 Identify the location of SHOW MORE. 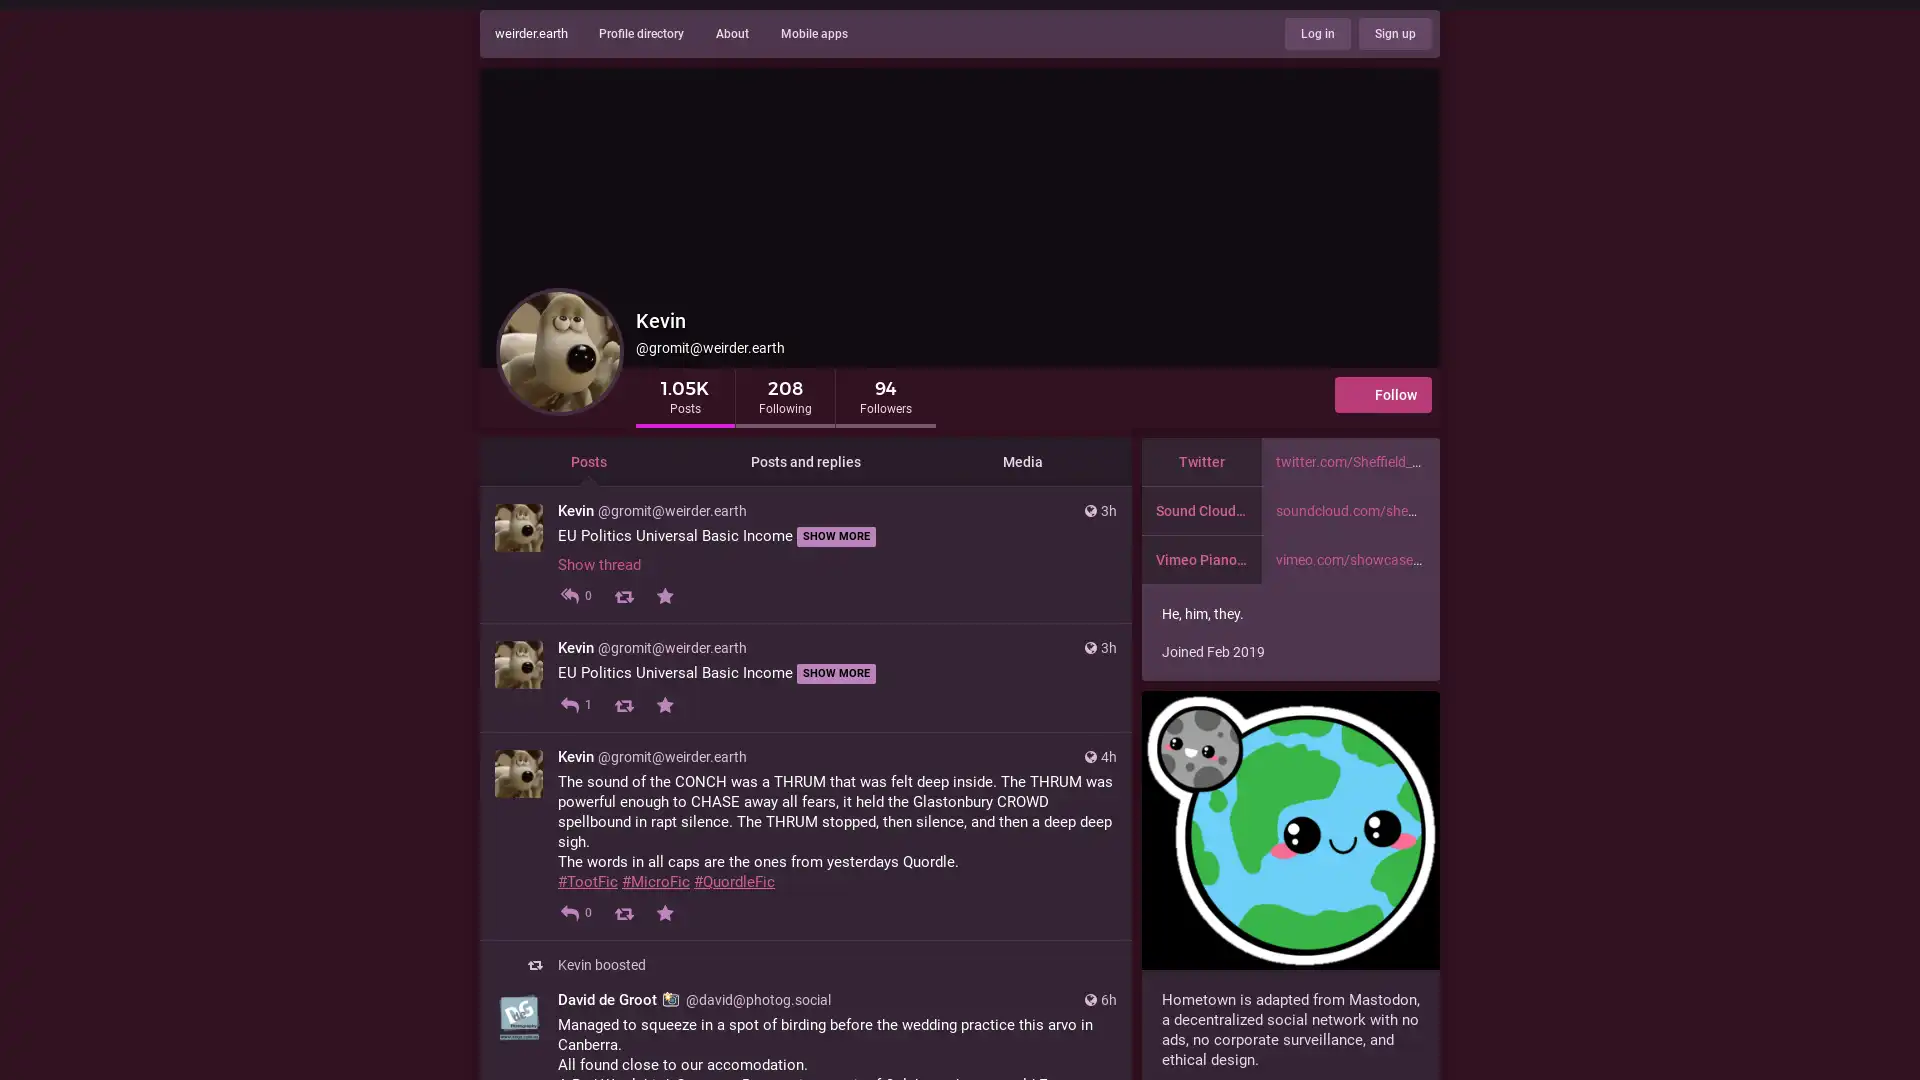
(836, 674).